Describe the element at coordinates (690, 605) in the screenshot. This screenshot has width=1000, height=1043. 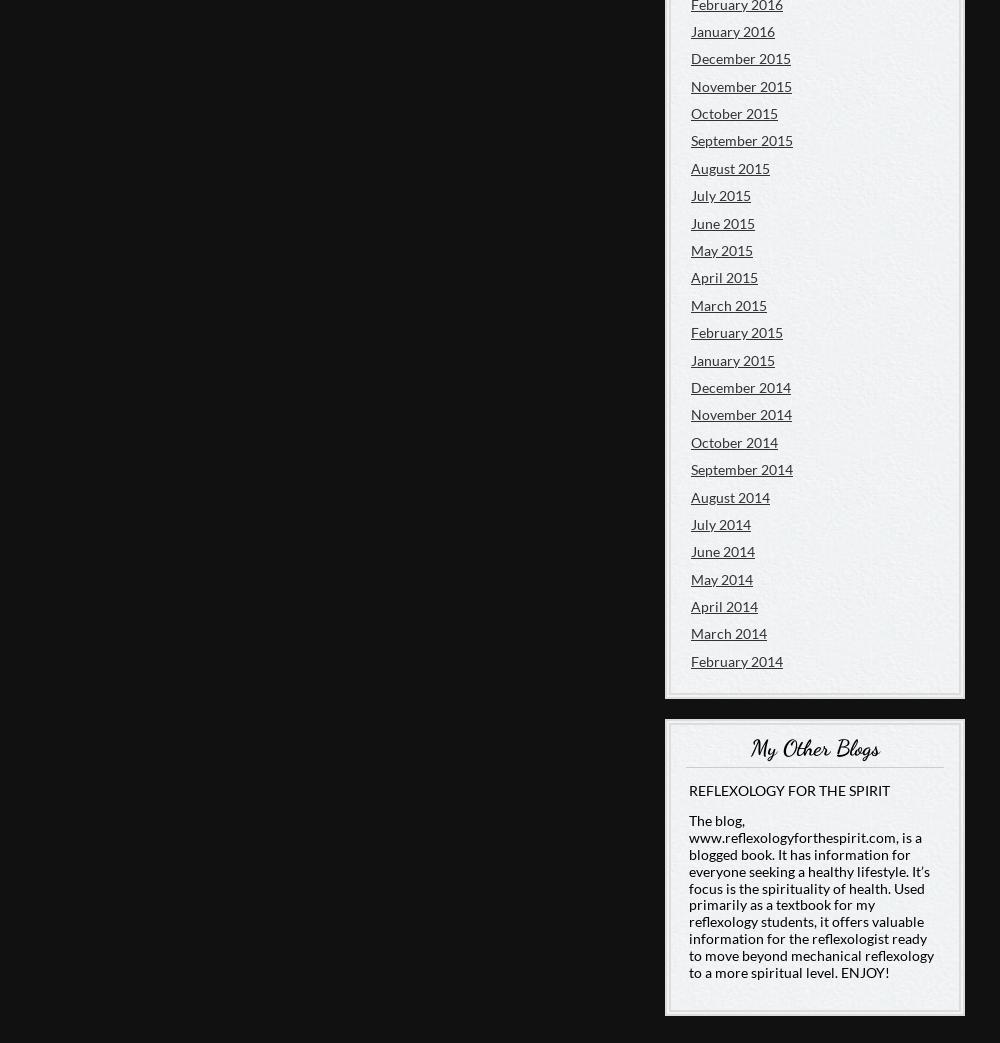
I see `'April 2014'` at that location.